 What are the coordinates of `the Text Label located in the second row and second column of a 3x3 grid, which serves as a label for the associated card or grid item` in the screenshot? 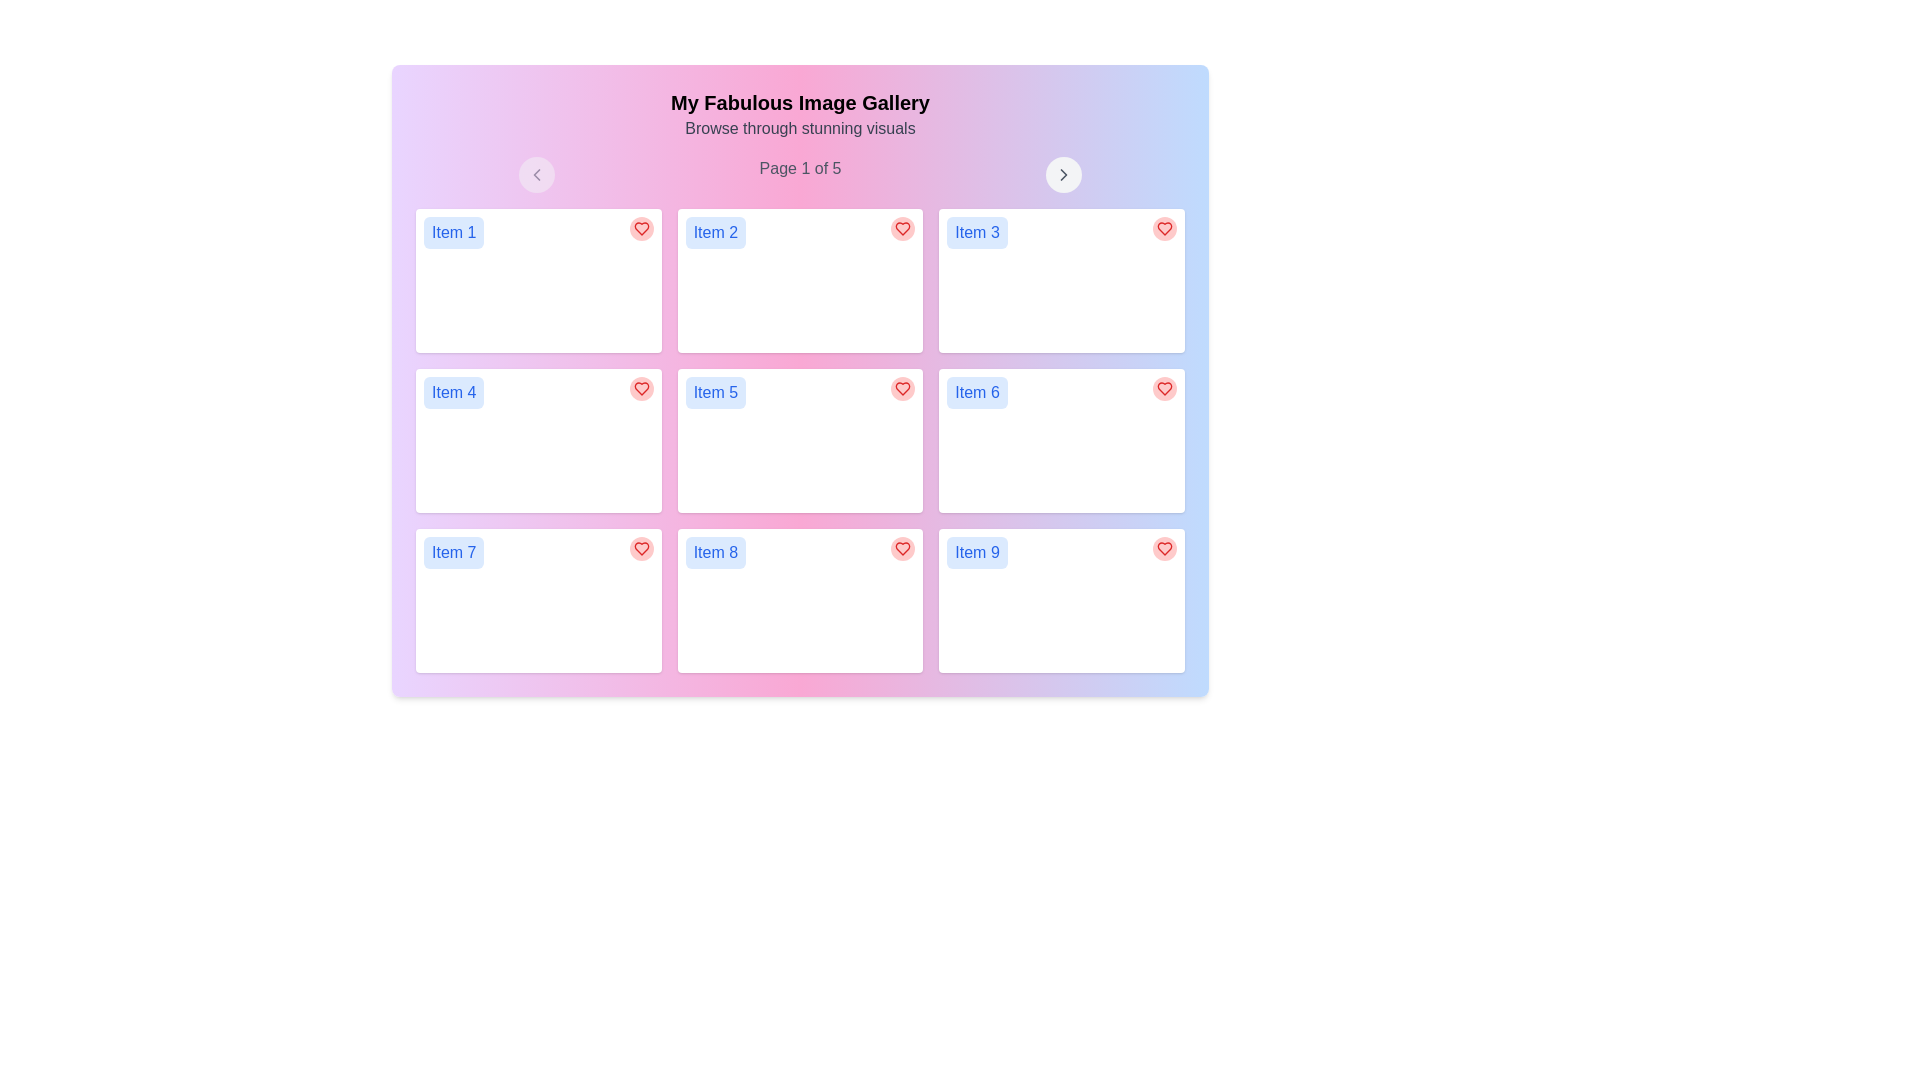 It's located at (715, 393).